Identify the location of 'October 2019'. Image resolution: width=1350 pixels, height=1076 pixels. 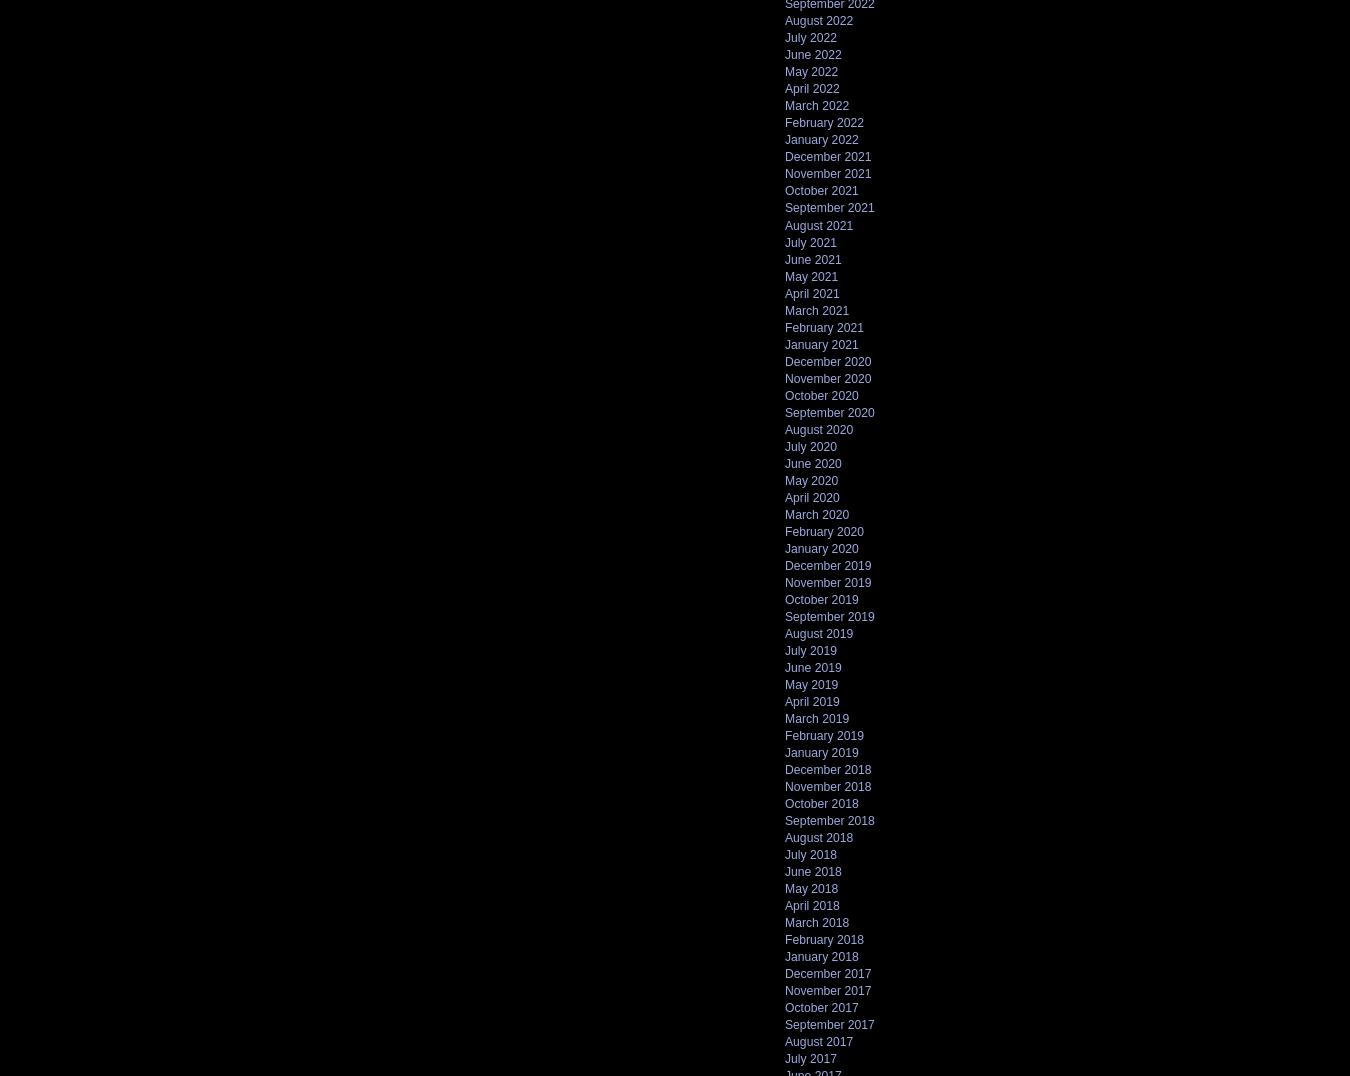
(784, 599).